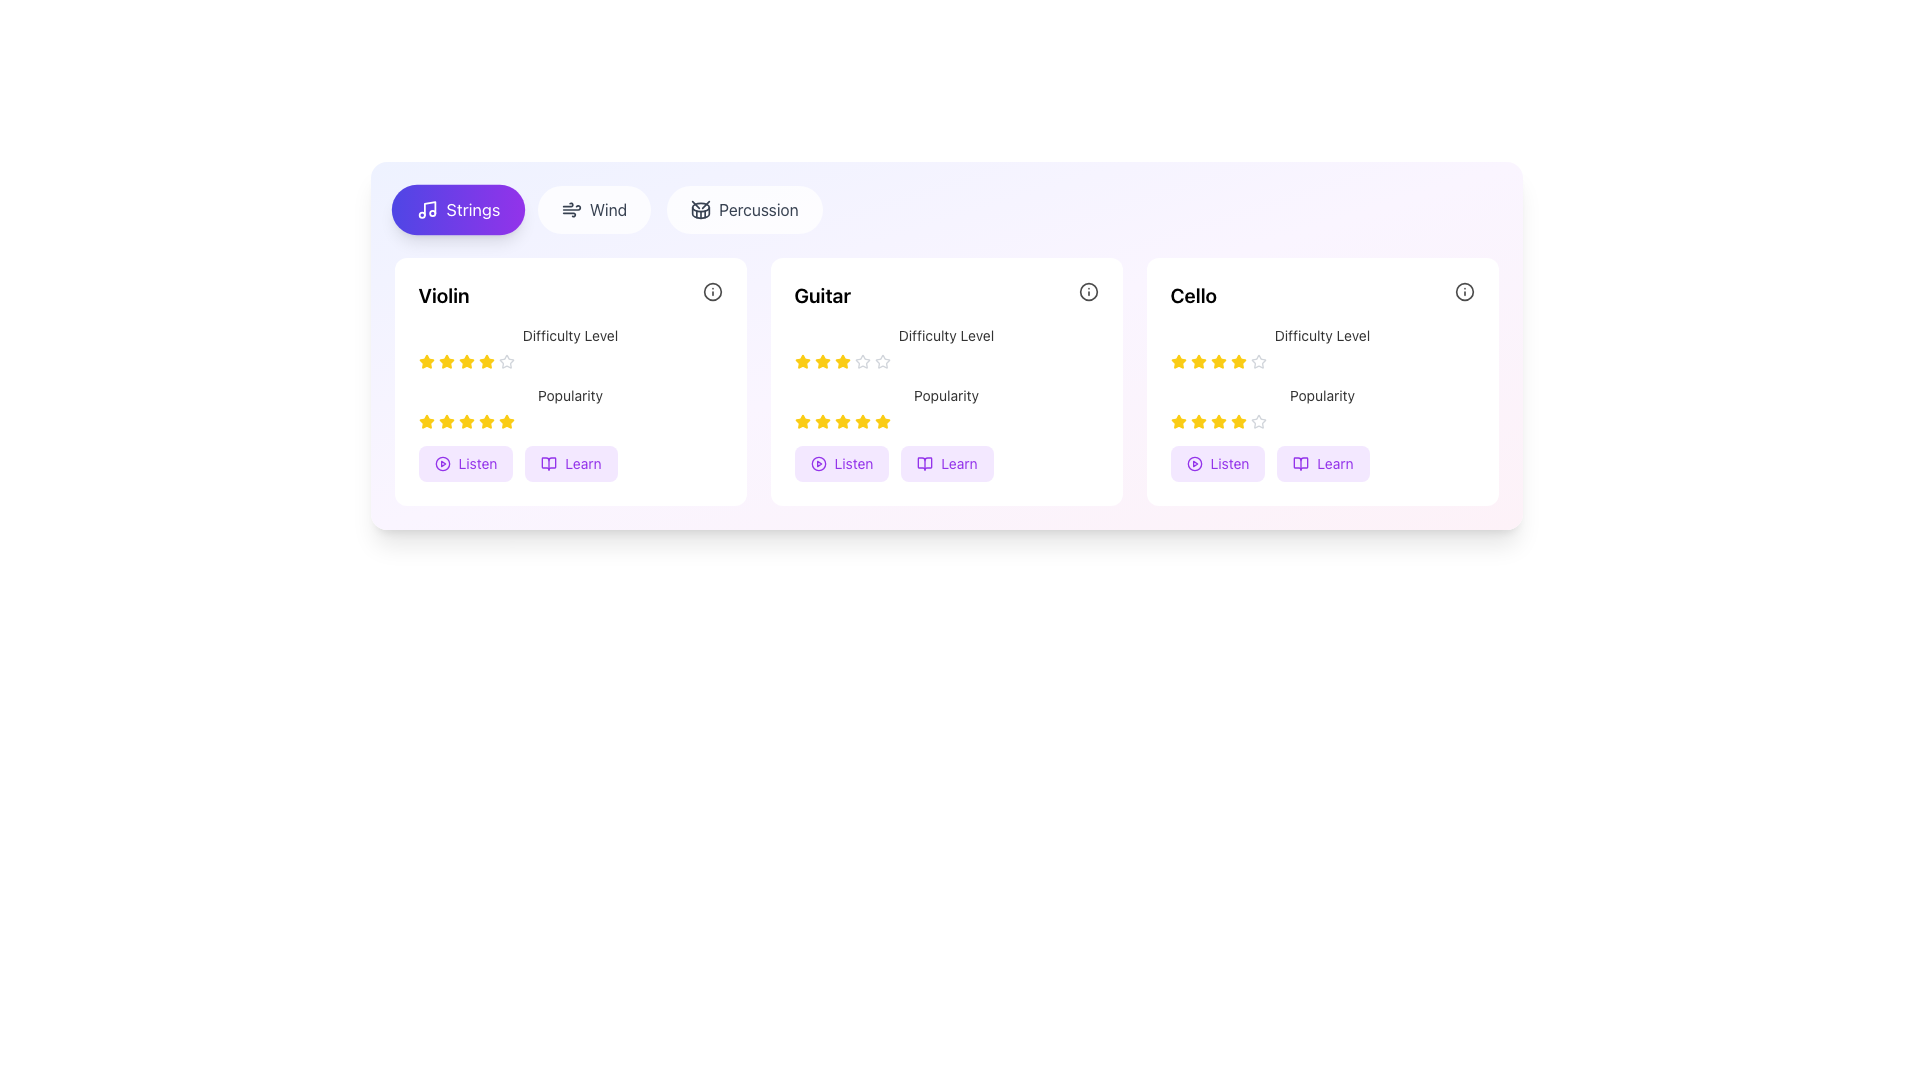 This screenshot has width=1920, height=1080. What do you see at coordinates (1198, 420) in the screenshot?
I see `the active yellow star icon representing the popularity rating in the second row of the 'Cello' card` at bounding box center [1198, 420].